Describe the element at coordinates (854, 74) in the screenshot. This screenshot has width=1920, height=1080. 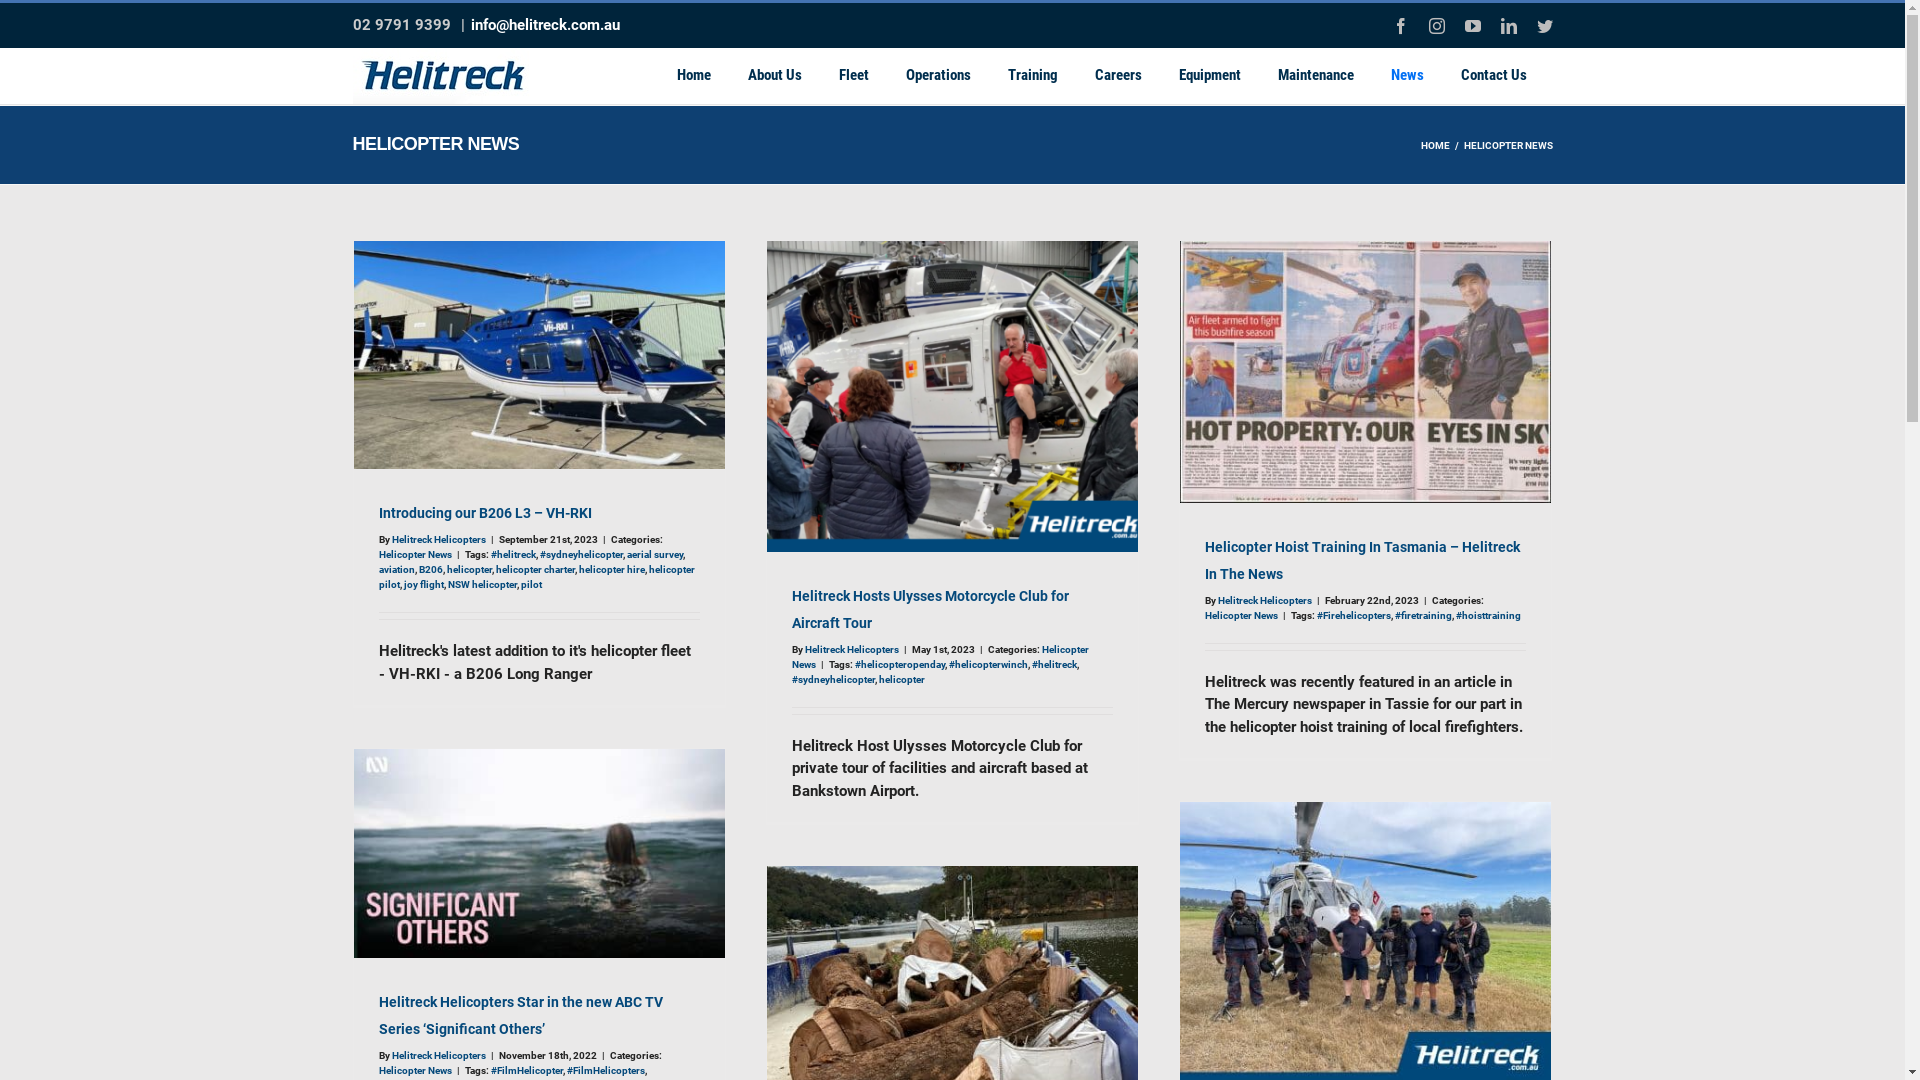
I see `'Fleet'` at that location.